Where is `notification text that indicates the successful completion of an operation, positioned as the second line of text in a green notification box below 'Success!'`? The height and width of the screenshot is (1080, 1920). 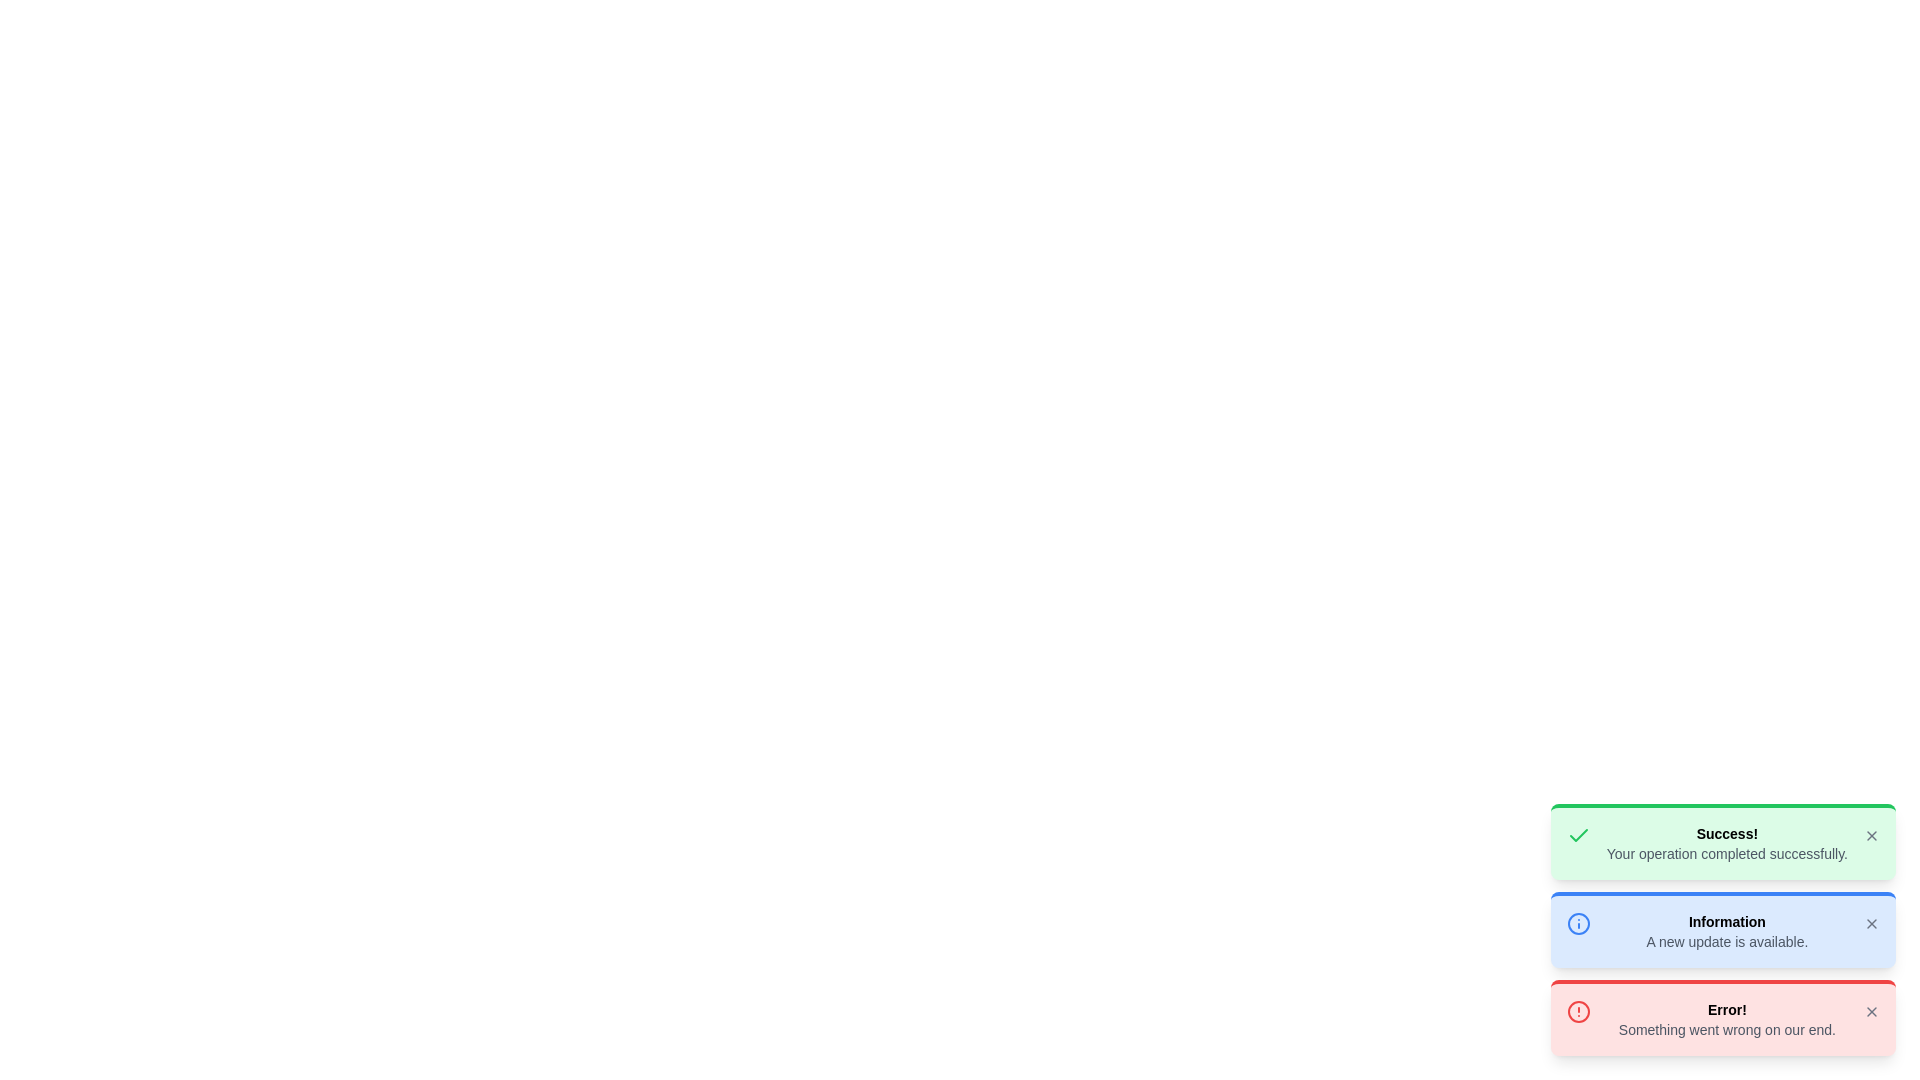
notification text that indicates the successful completion of an operation, positioned as the second line of text in a green notification box below 'Success!' is located at coordinates (1726, 853).